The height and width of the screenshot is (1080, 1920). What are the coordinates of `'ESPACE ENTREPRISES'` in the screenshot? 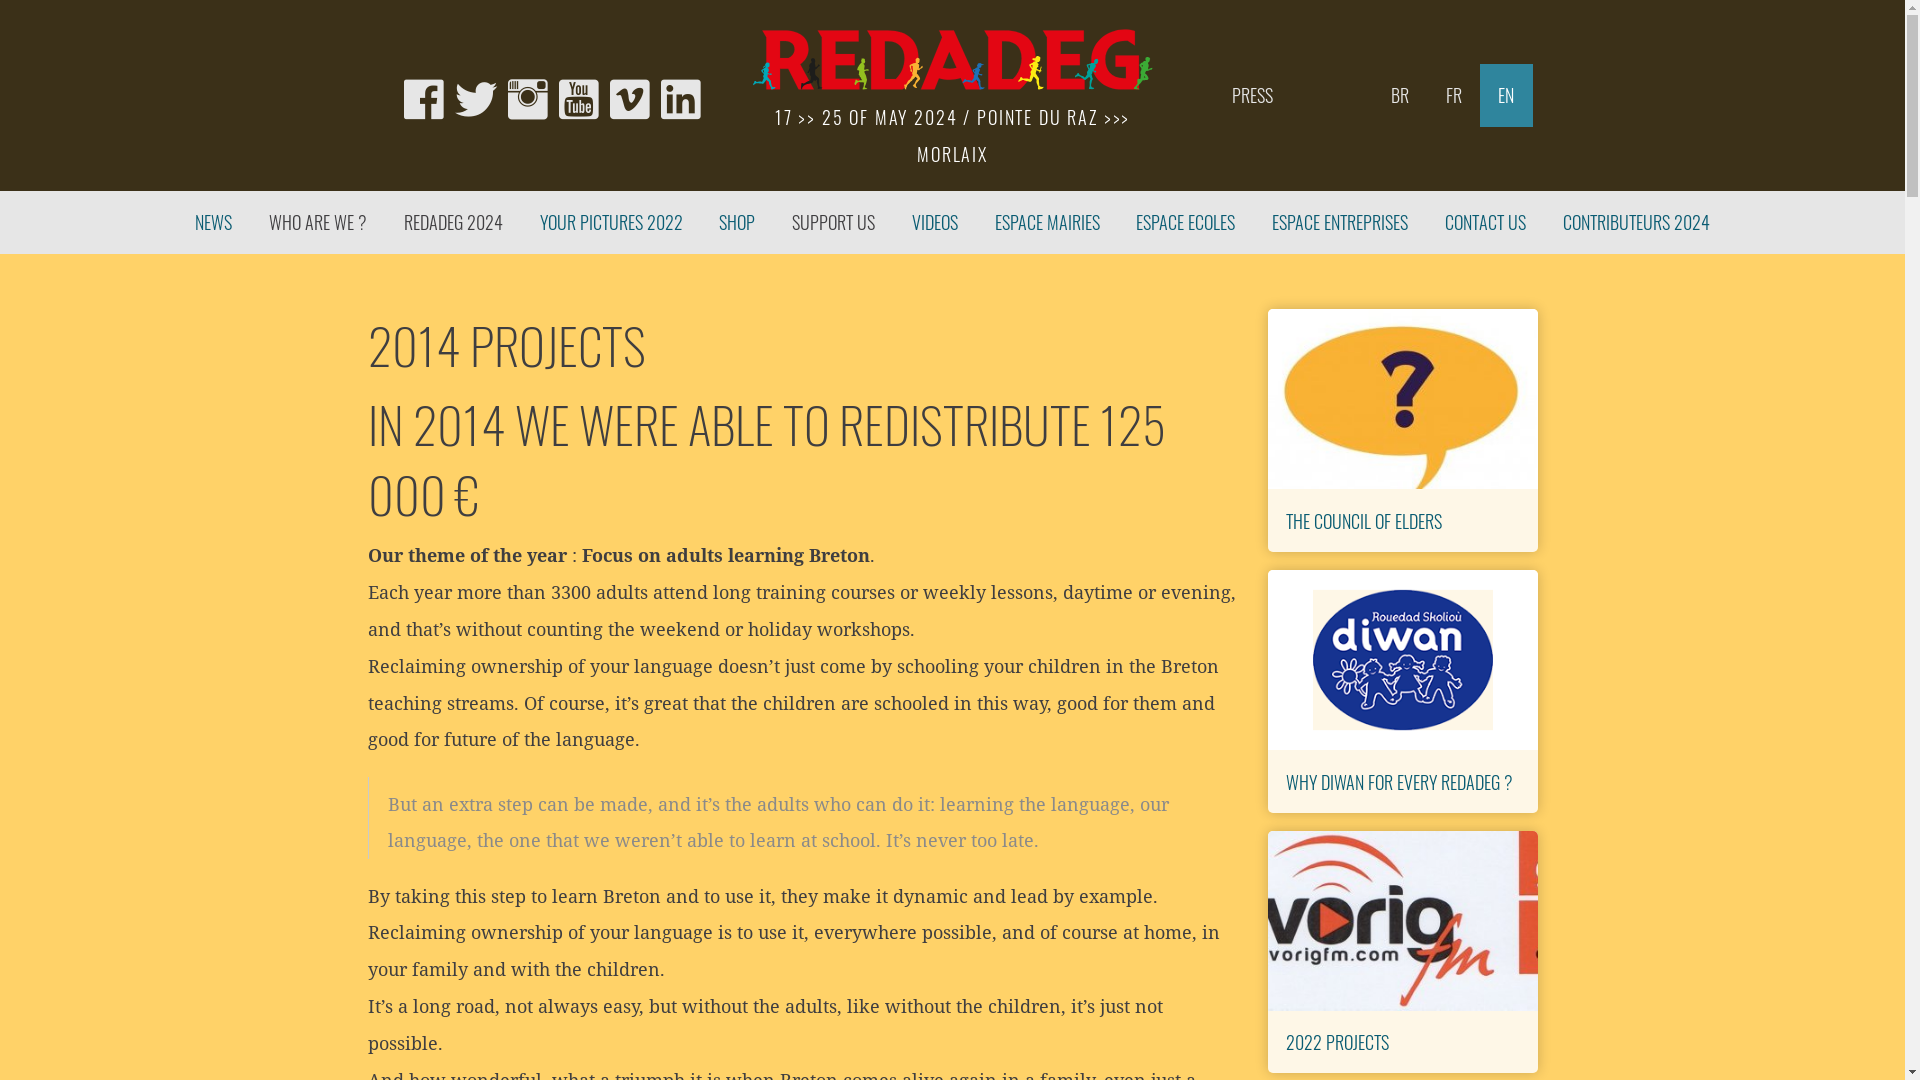 It's located at (1340, 222).